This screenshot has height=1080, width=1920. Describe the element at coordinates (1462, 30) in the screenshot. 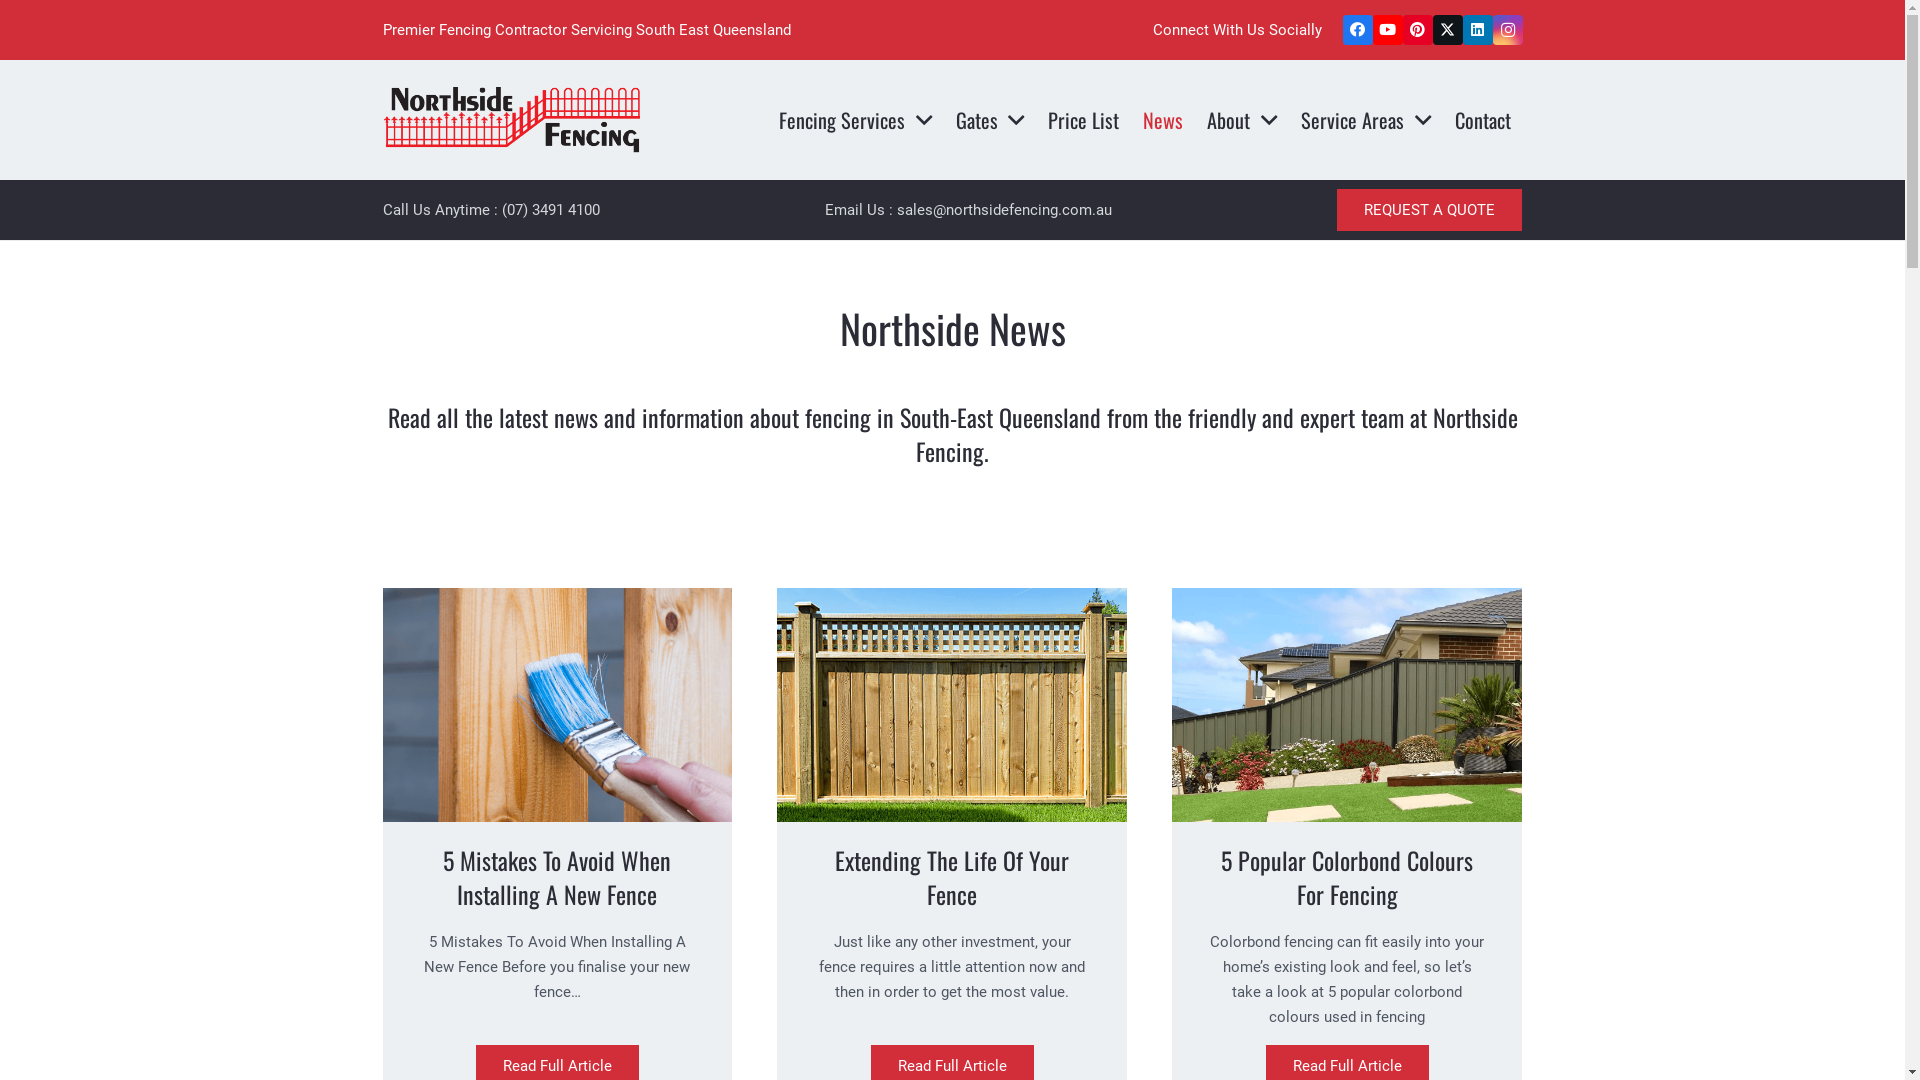

I see `'LinkedIn'` at that location.